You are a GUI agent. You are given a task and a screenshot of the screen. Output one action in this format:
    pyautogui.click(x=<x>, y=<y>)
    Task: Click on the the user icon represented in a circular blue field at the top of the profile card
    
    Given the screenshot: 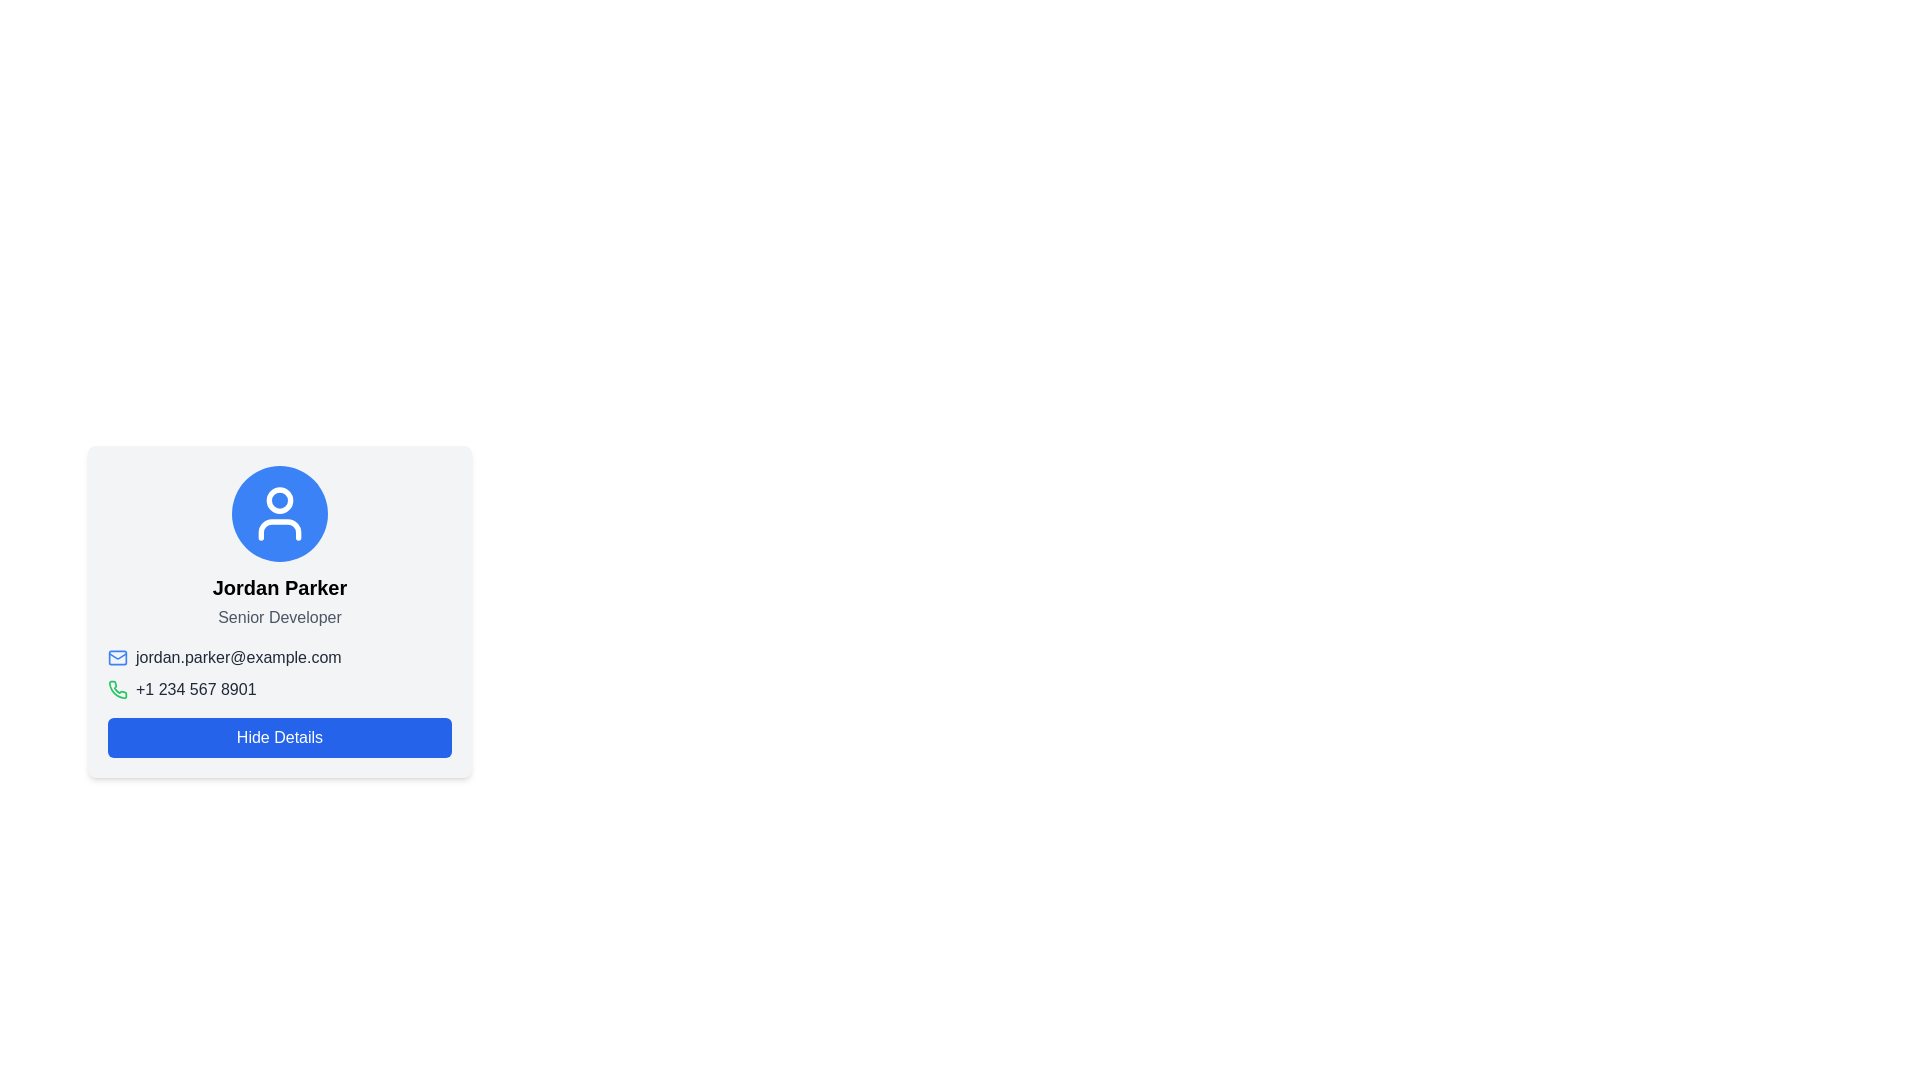 What is the action you would take?
    pyautogui.click(x=278, y=512)
    